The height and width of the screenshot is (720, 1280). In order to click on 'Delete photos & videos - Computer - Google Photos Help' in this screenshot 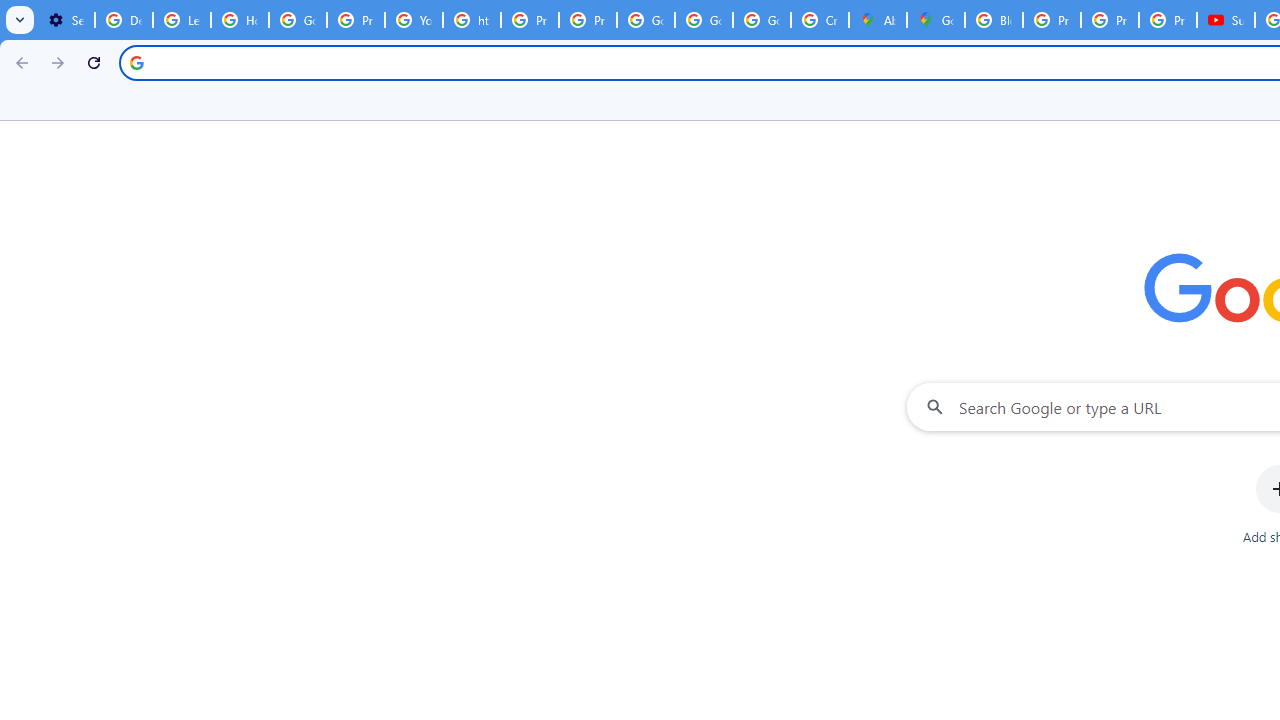, I will do `click(123, 20)`.